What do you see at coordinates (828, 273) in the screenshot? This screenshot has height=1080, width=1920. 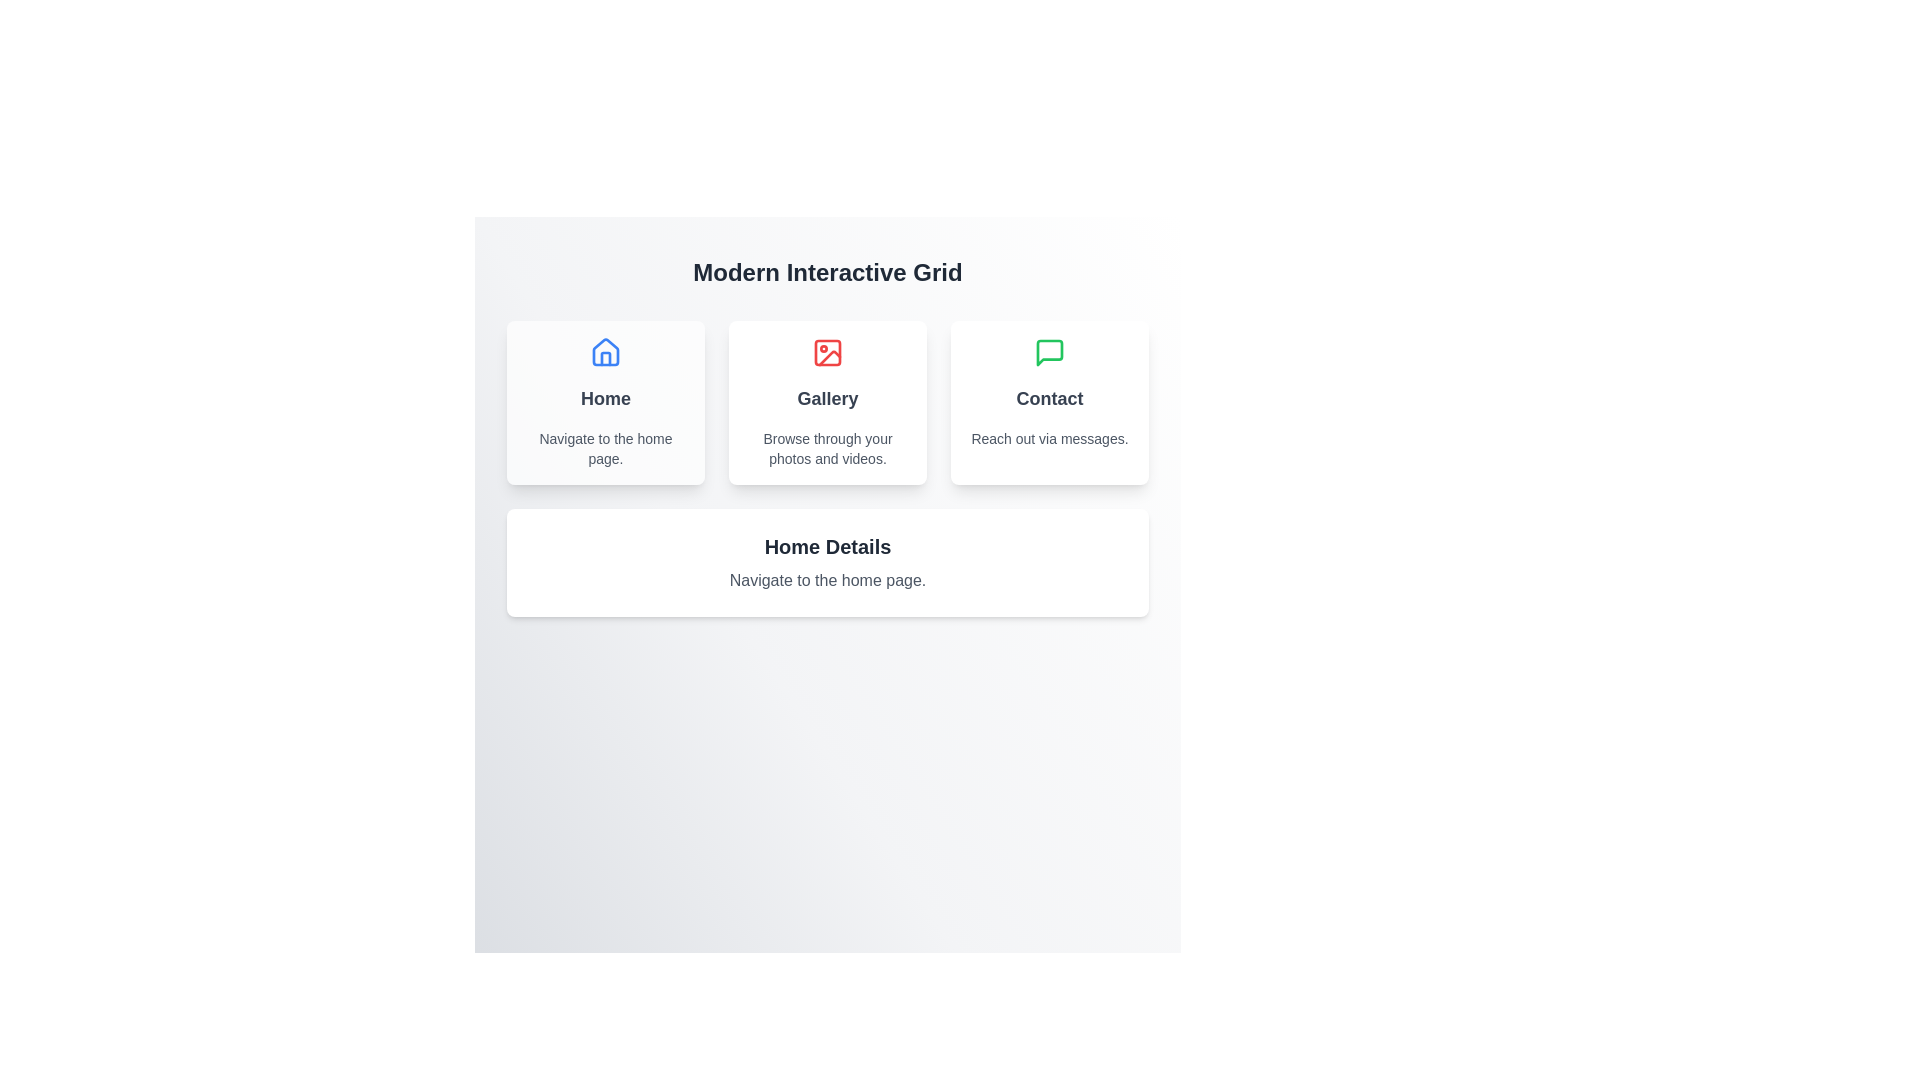 I see `the static text label that serves as the title or heading for the interface, positioned at the top of the header section above the grid layout` at bounding box center [828, 273].